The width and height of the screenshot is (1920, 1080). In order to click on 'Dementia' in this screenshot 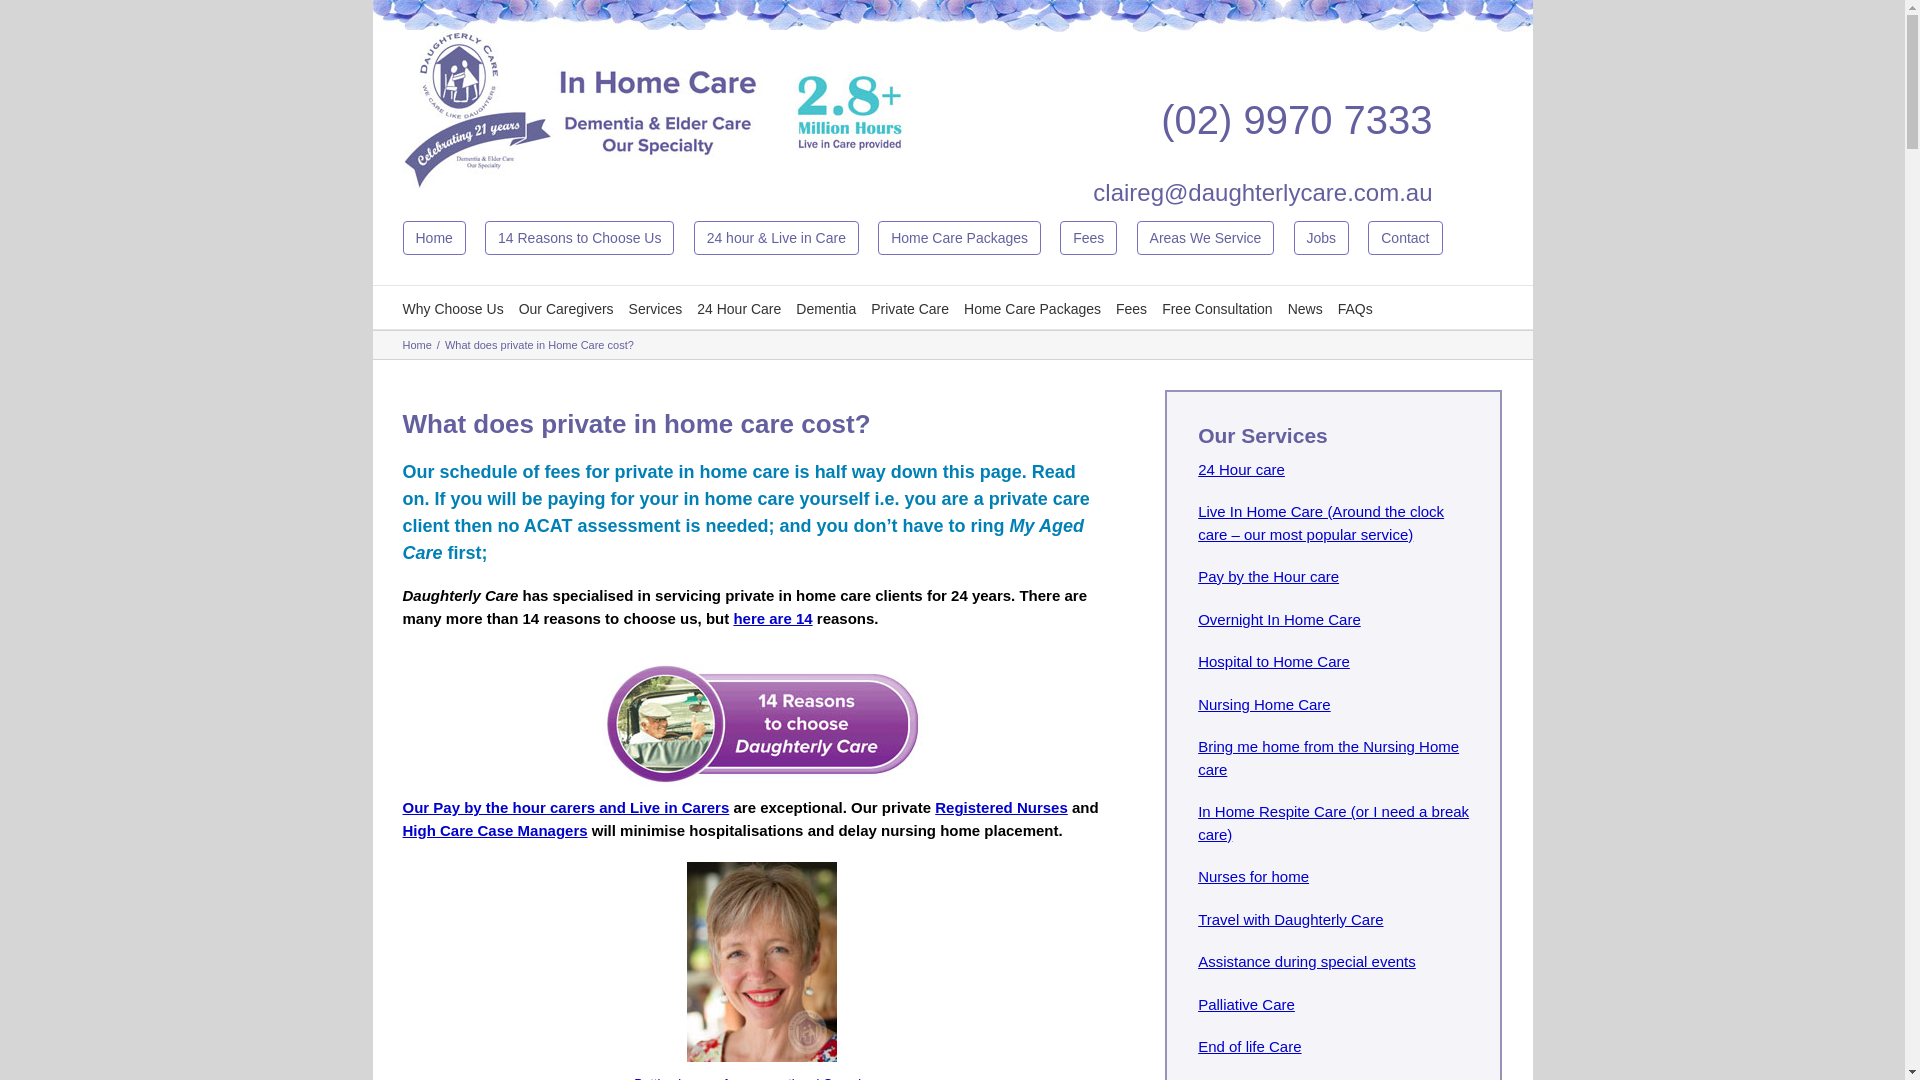, I will do `click(825, 307)`.